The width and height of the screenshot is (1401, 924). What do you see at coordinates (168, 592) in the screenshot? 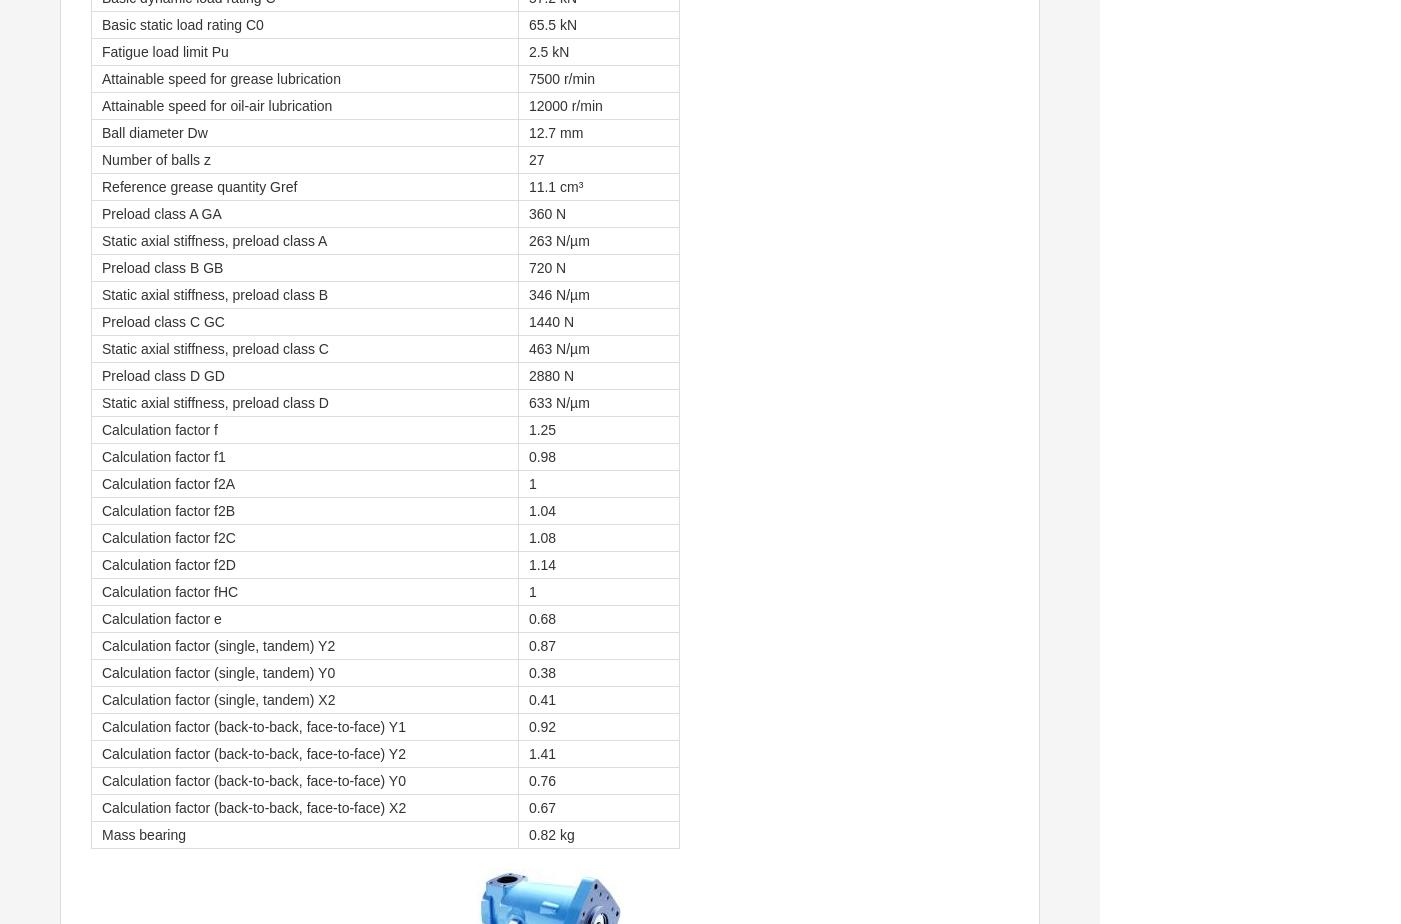
I see `'Calculation factor fHC'` at bounding box center [168, 592].